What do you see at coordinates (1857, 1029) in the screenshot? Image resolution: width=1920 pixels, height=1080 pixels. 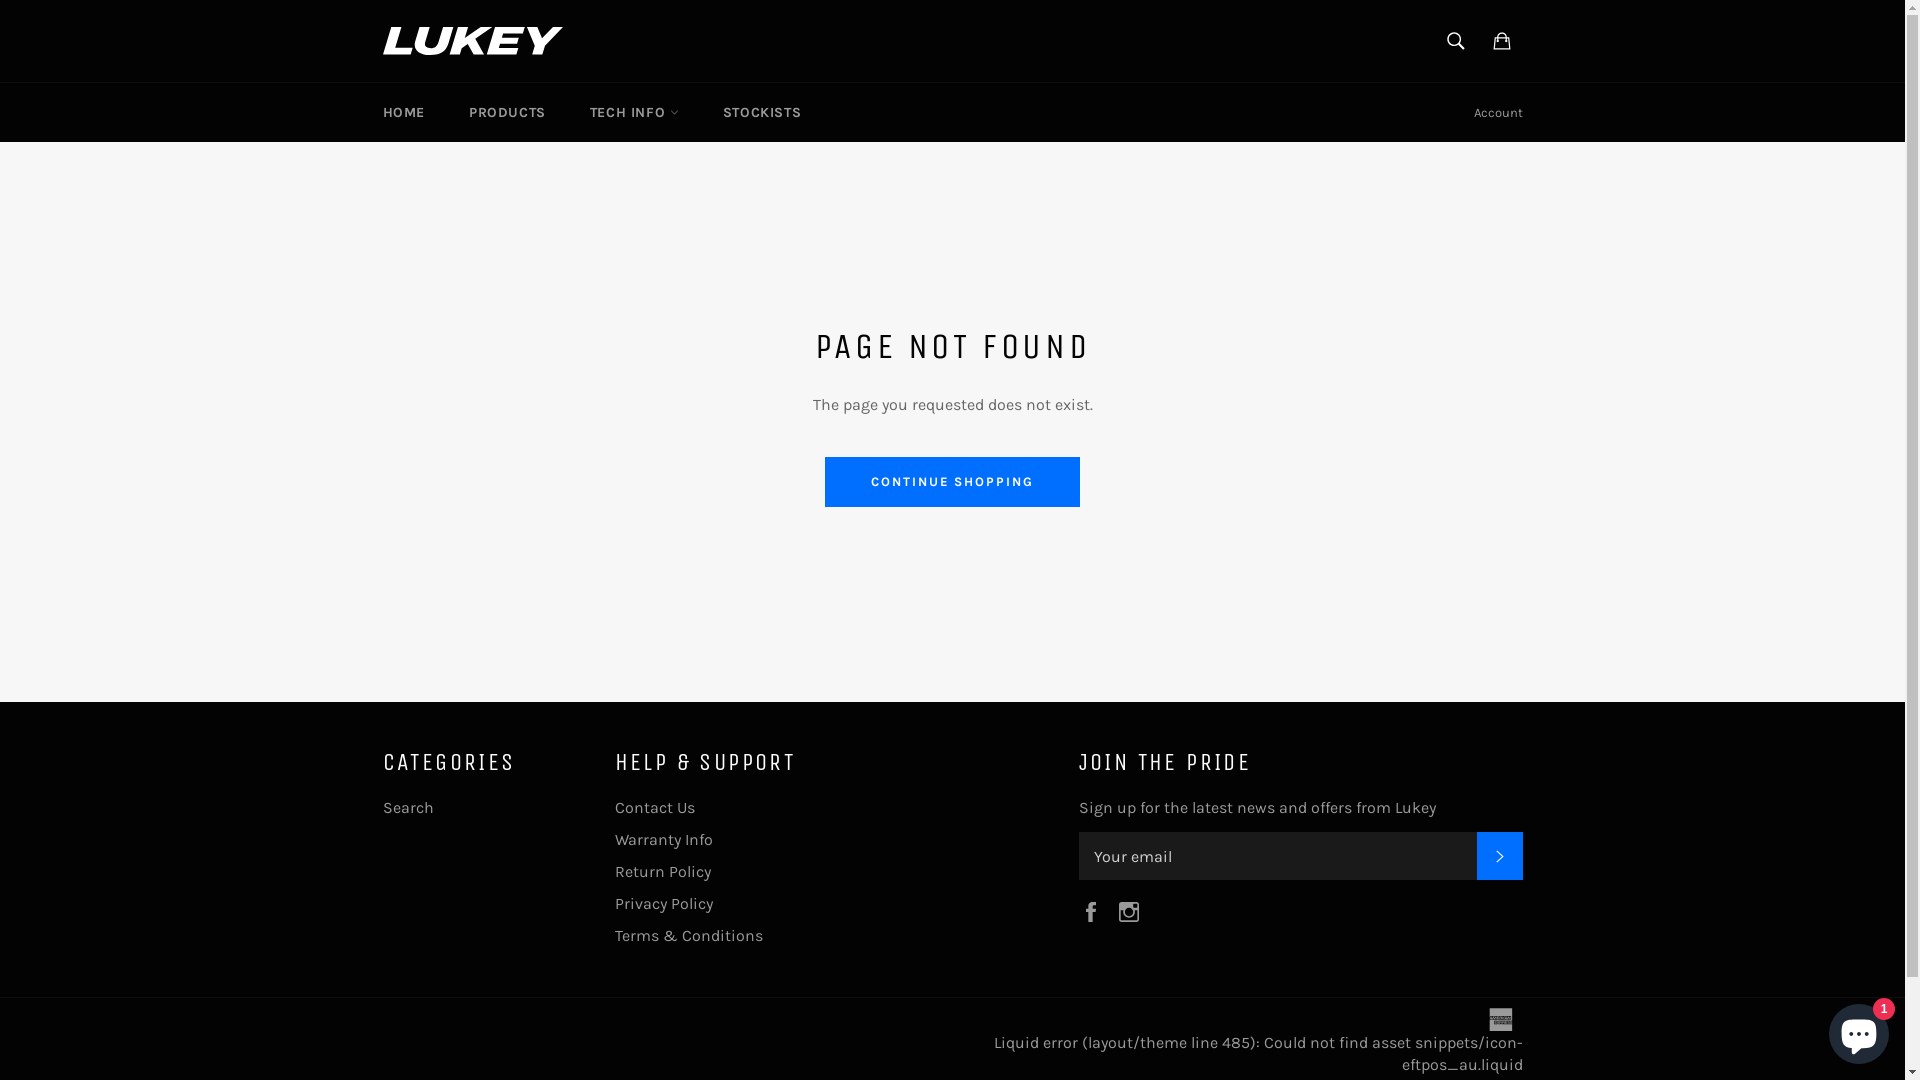 I see `'Shopify online store chat'` at bounding box center [1857, 1029].